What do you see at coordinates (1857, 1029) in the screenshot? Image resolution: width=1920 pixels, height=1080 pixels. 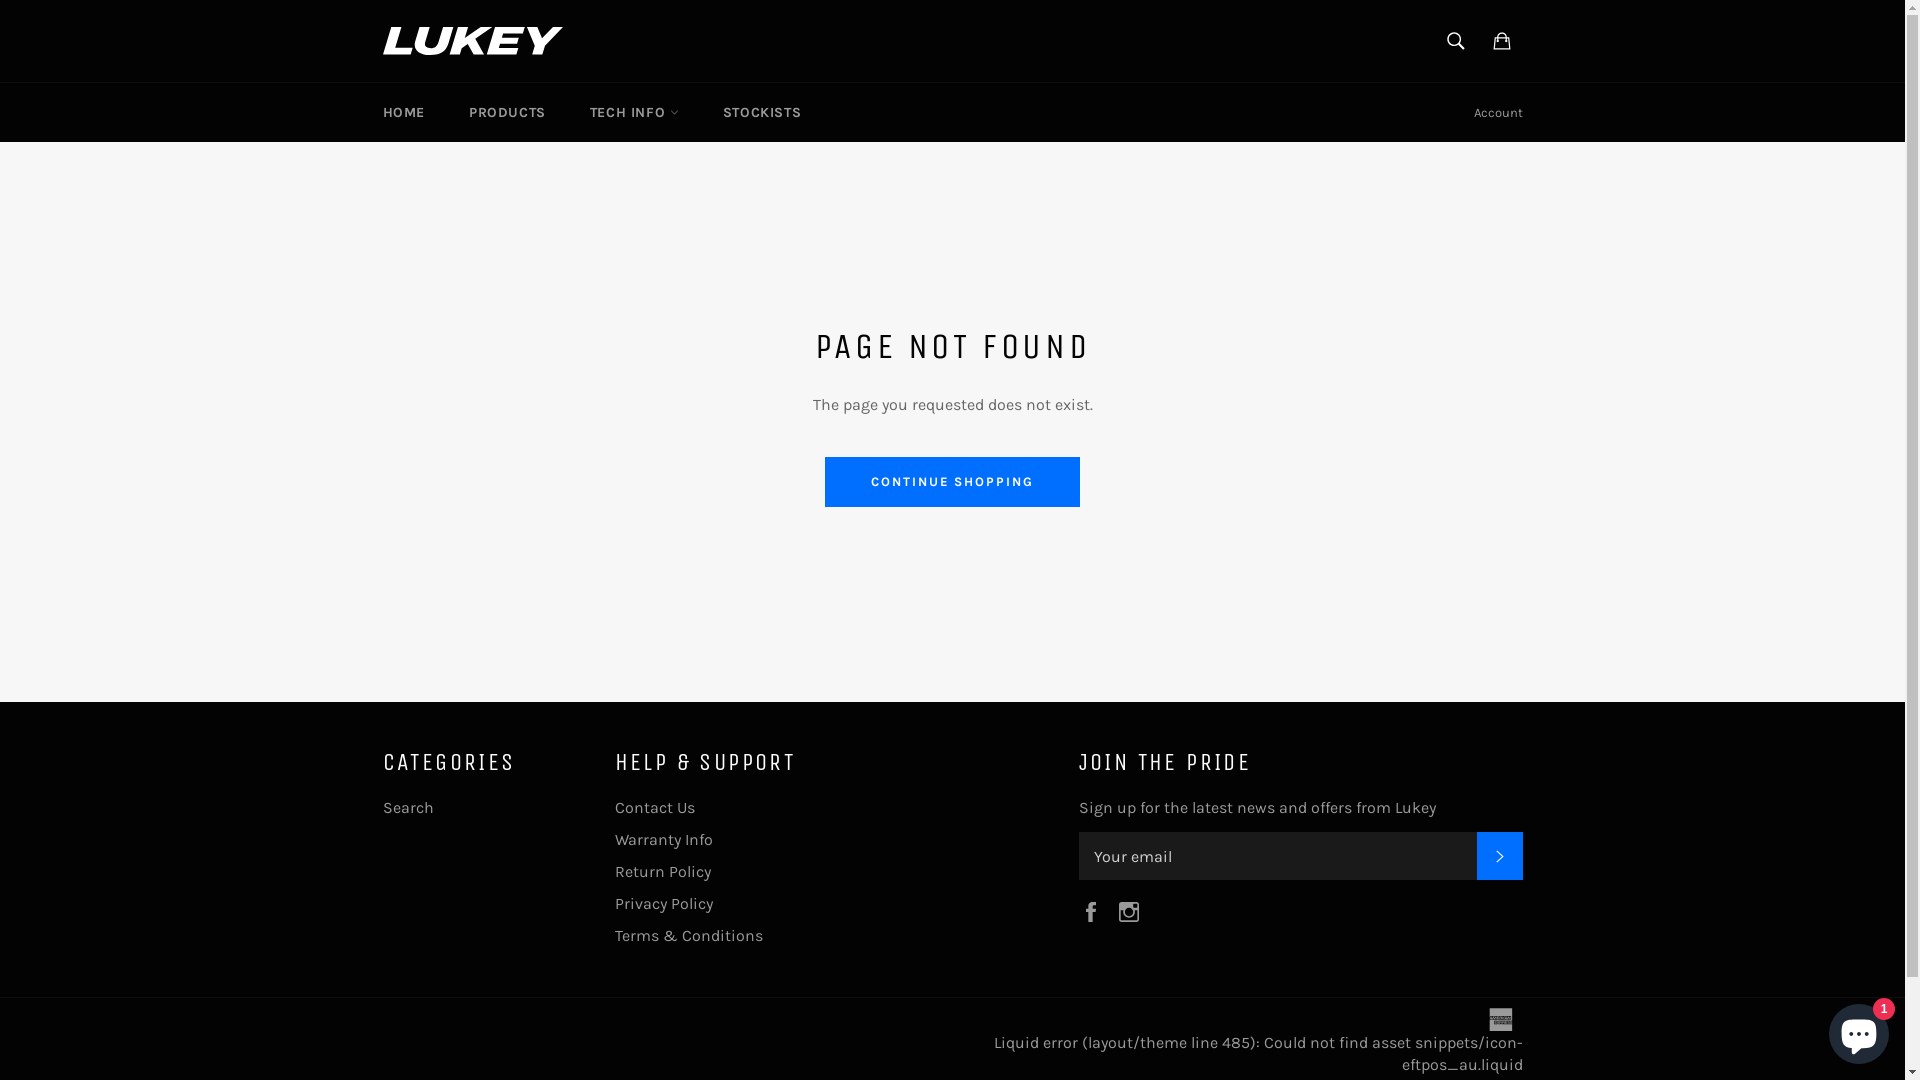 I see `'Shopify online store chat'` at bounding box center [1857, 1029].